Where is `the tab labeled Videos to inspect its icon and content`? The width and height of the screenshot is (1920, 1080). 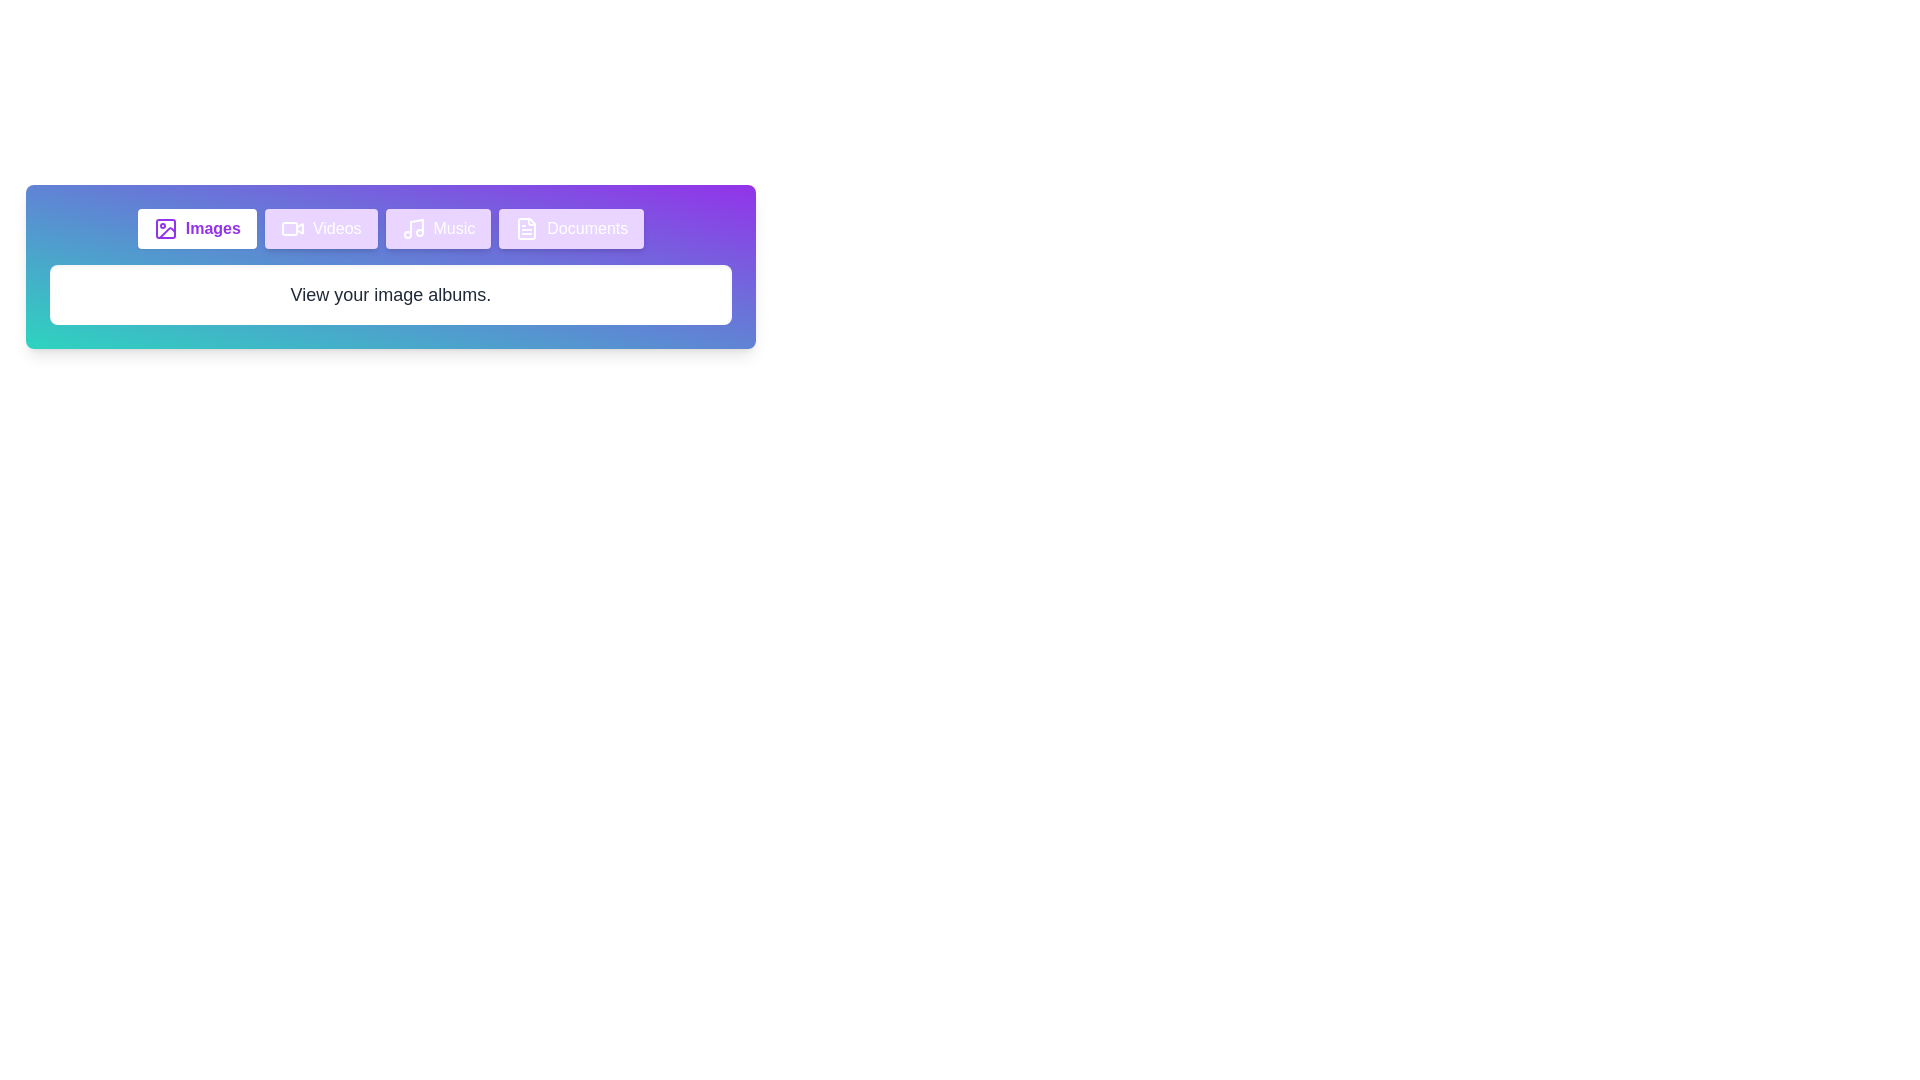
the tab labeled Videos to inspect its icon and content is located at coordinates (321, 227).